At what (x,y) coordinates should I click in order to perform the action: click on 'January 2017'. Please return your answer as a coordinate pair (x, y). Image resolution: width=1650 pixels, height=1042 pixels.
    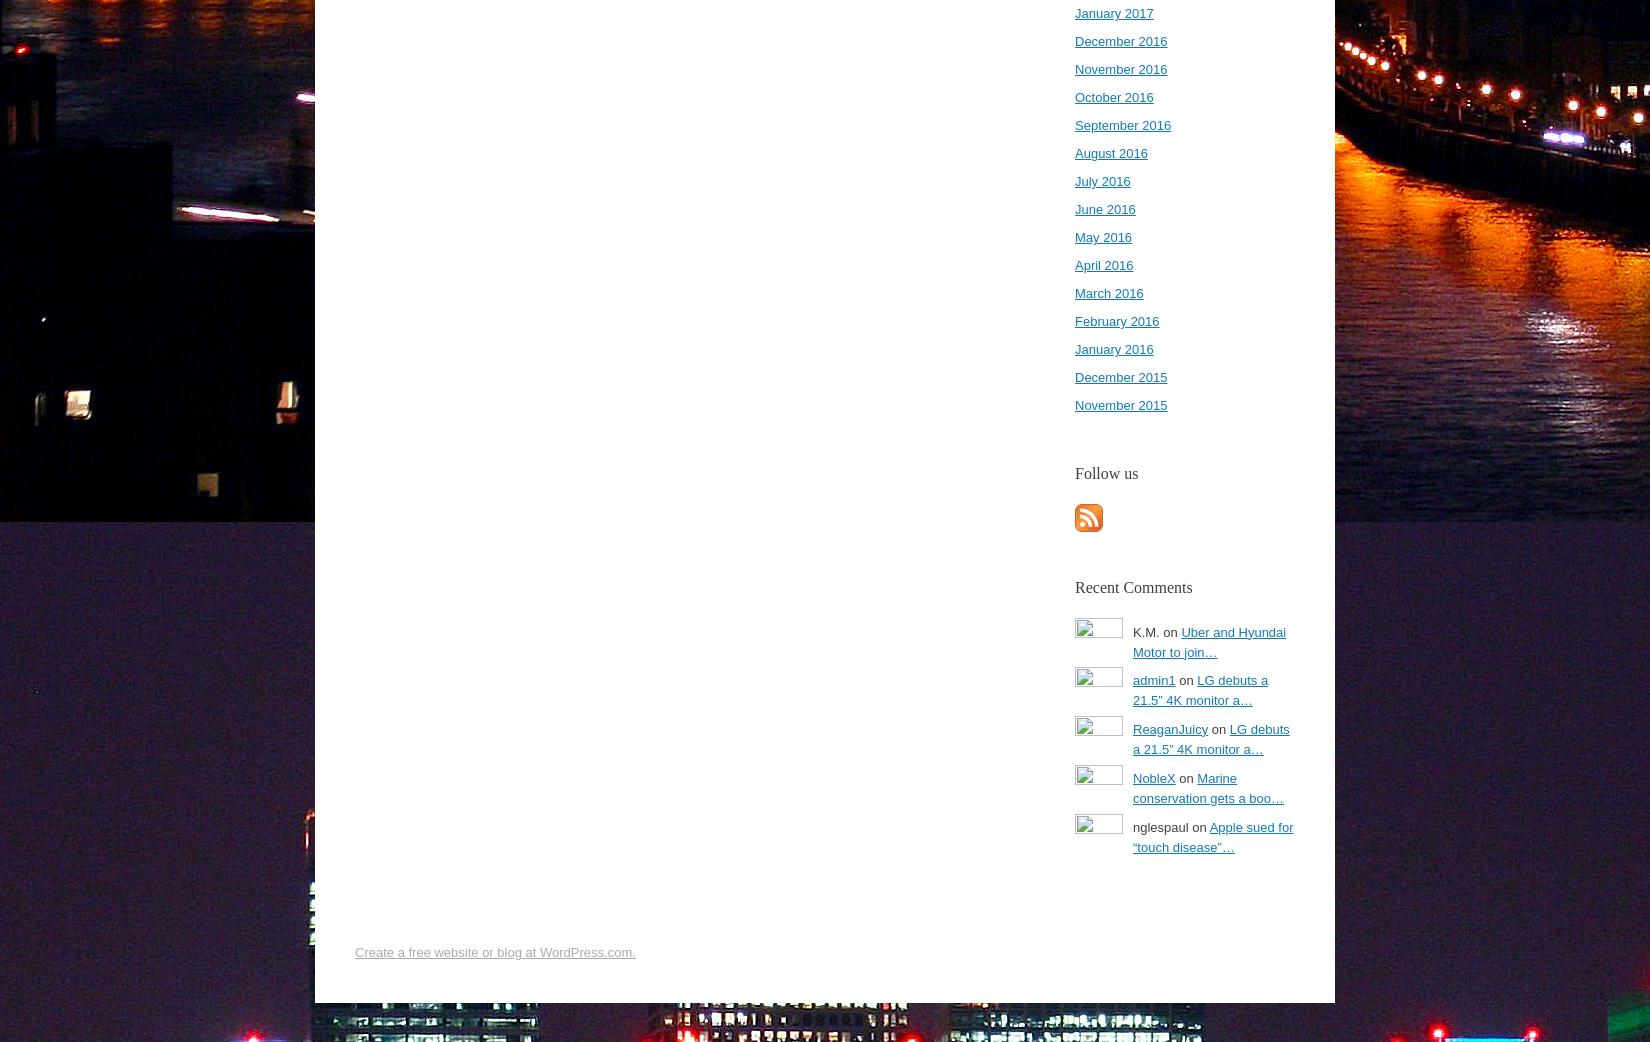
    Looking at the image, I should click on (1114, 12).